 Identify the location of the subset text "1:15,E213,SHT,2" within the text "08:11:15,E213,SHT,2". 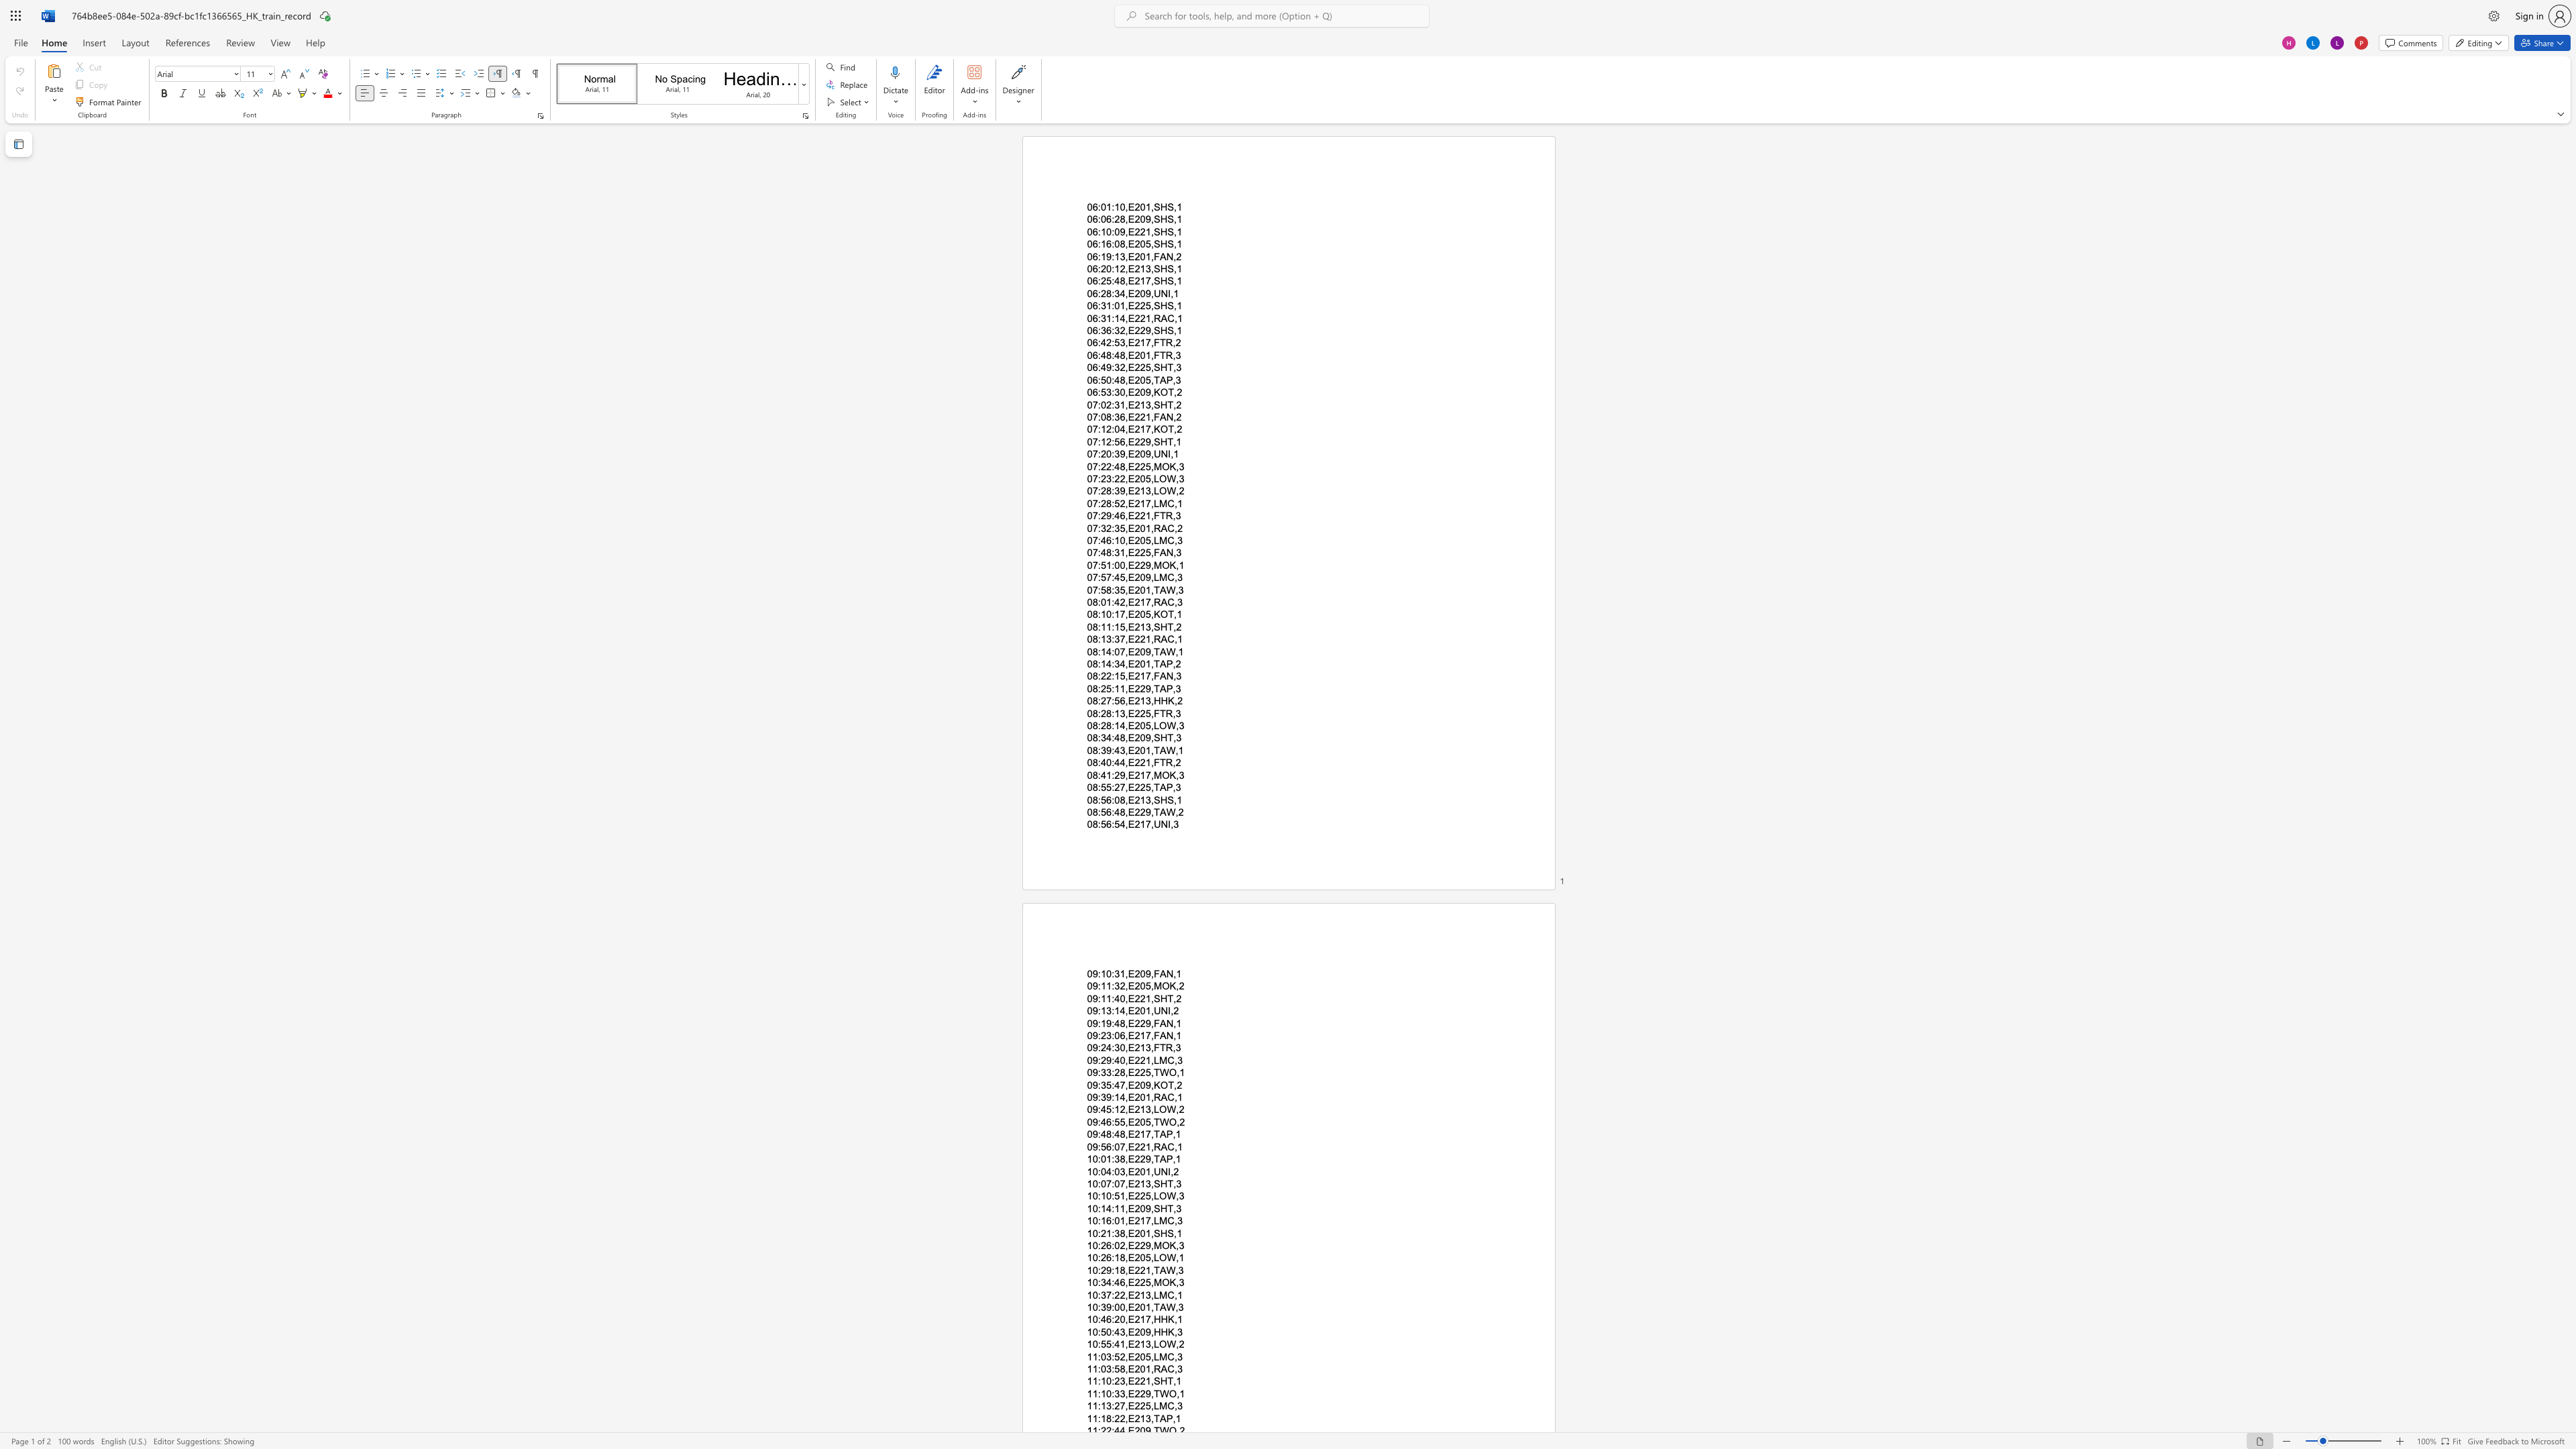
(1106, 627).